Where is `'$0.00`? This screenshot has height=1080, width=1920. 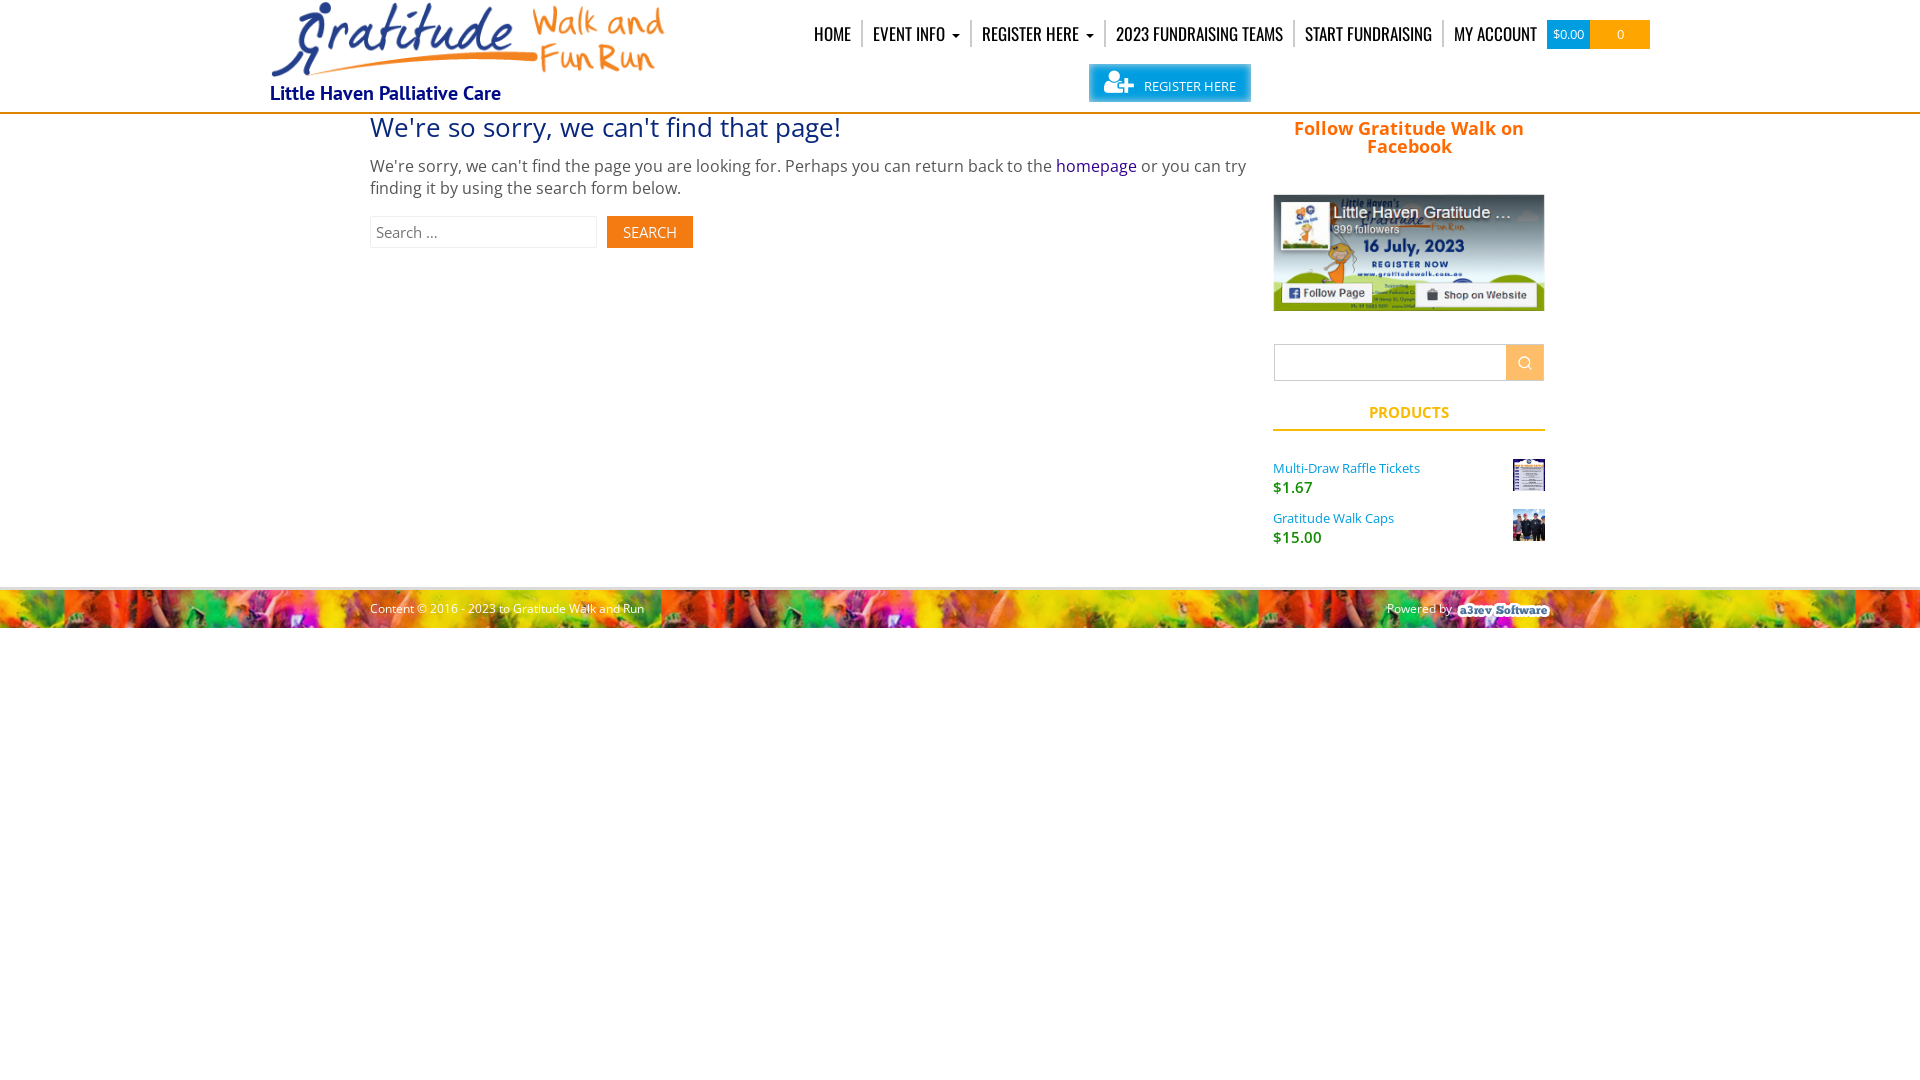
'$0.00 is located at coordinates (1597, 34).